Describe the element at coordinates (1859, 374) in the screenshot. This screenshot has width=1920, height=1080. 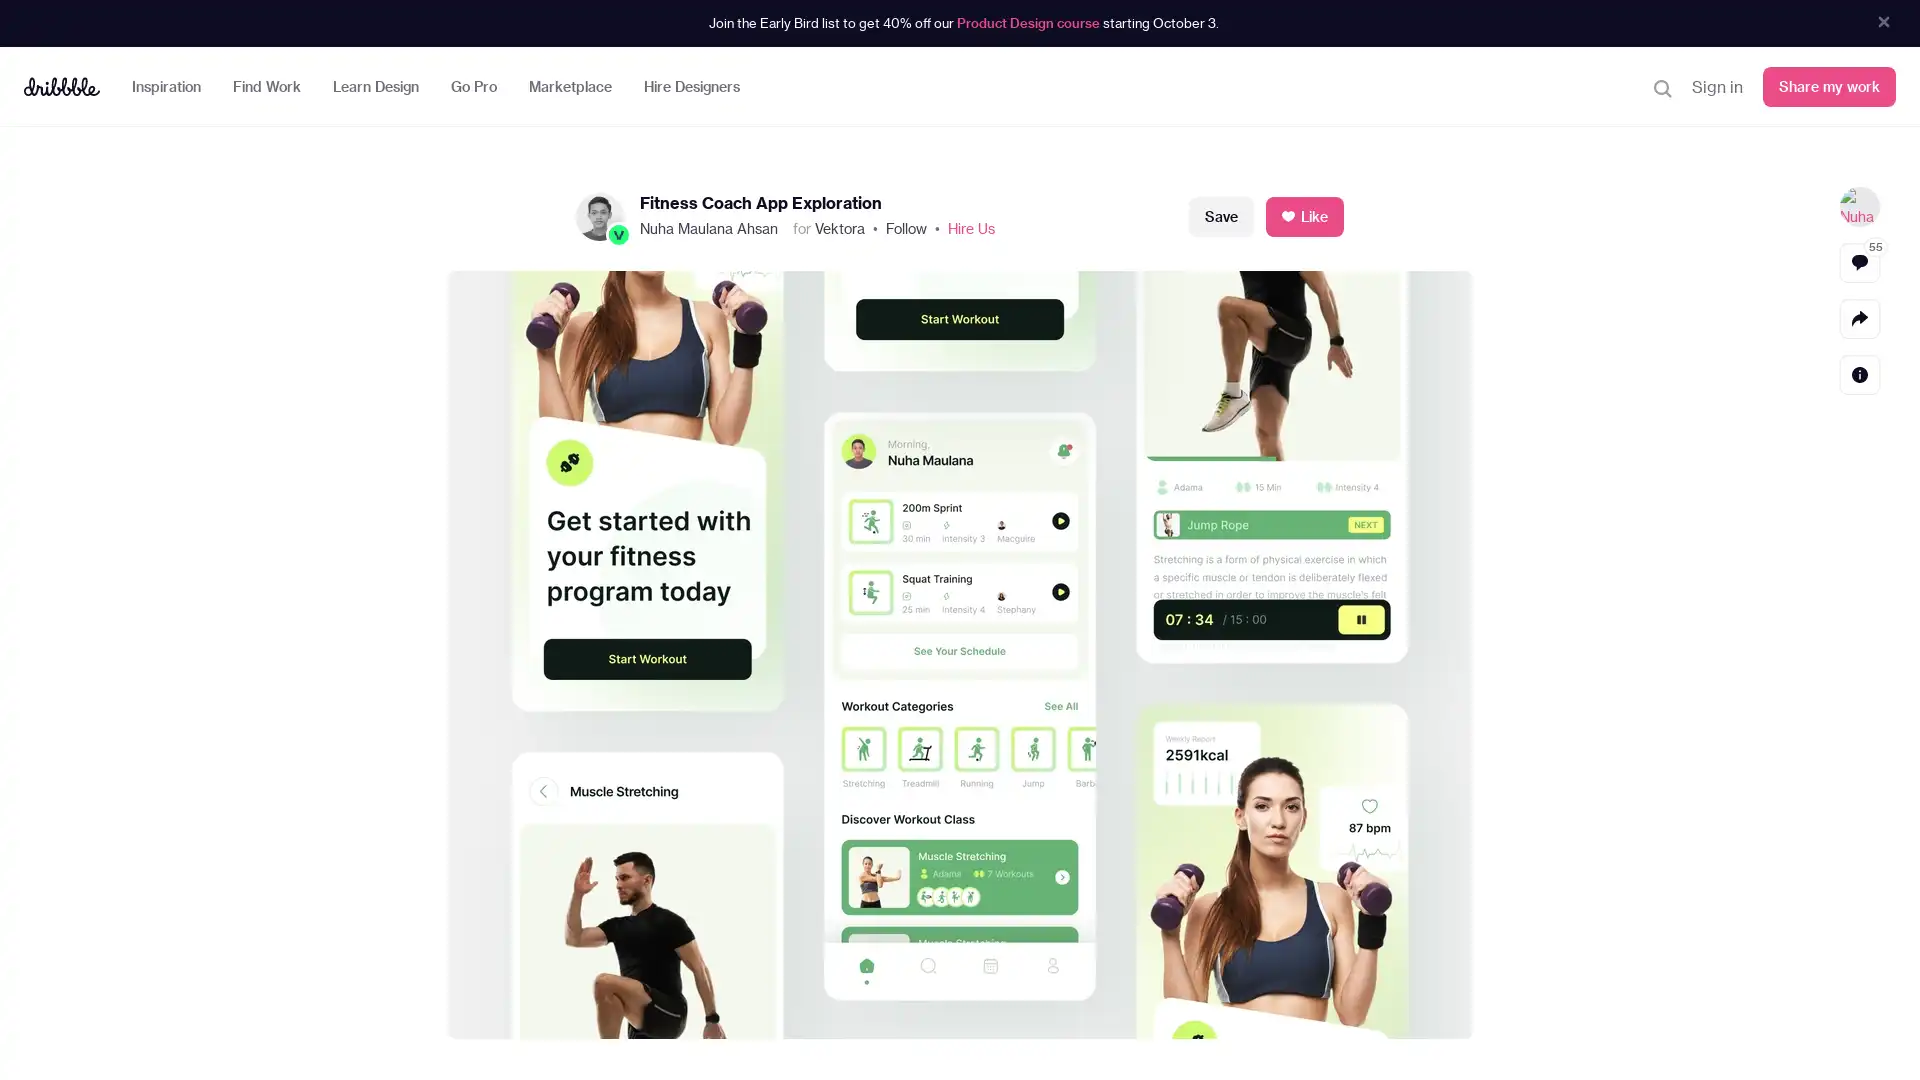
I see `Detail actions` at that location.